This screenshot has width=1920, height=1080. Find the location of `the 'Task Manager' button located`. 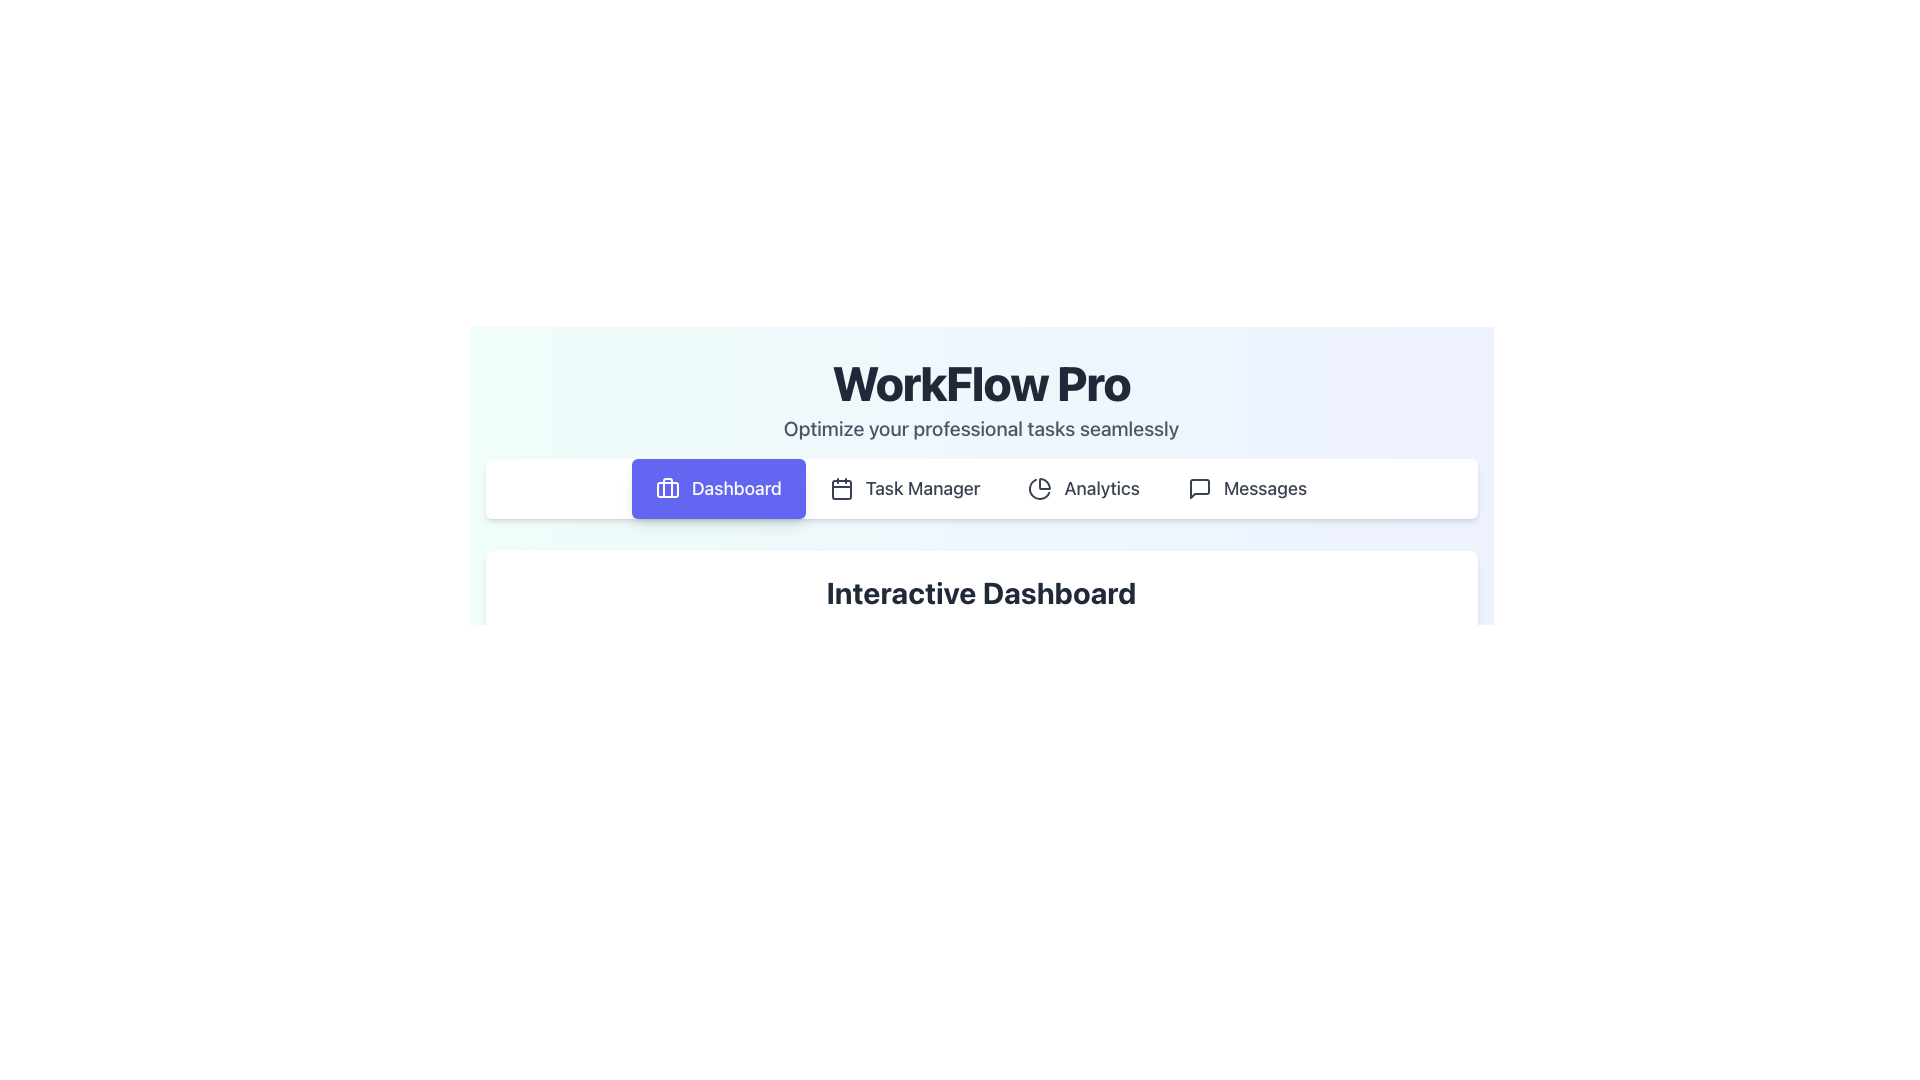

the 'Task Manager' button located is located at coordinates (904, 489).